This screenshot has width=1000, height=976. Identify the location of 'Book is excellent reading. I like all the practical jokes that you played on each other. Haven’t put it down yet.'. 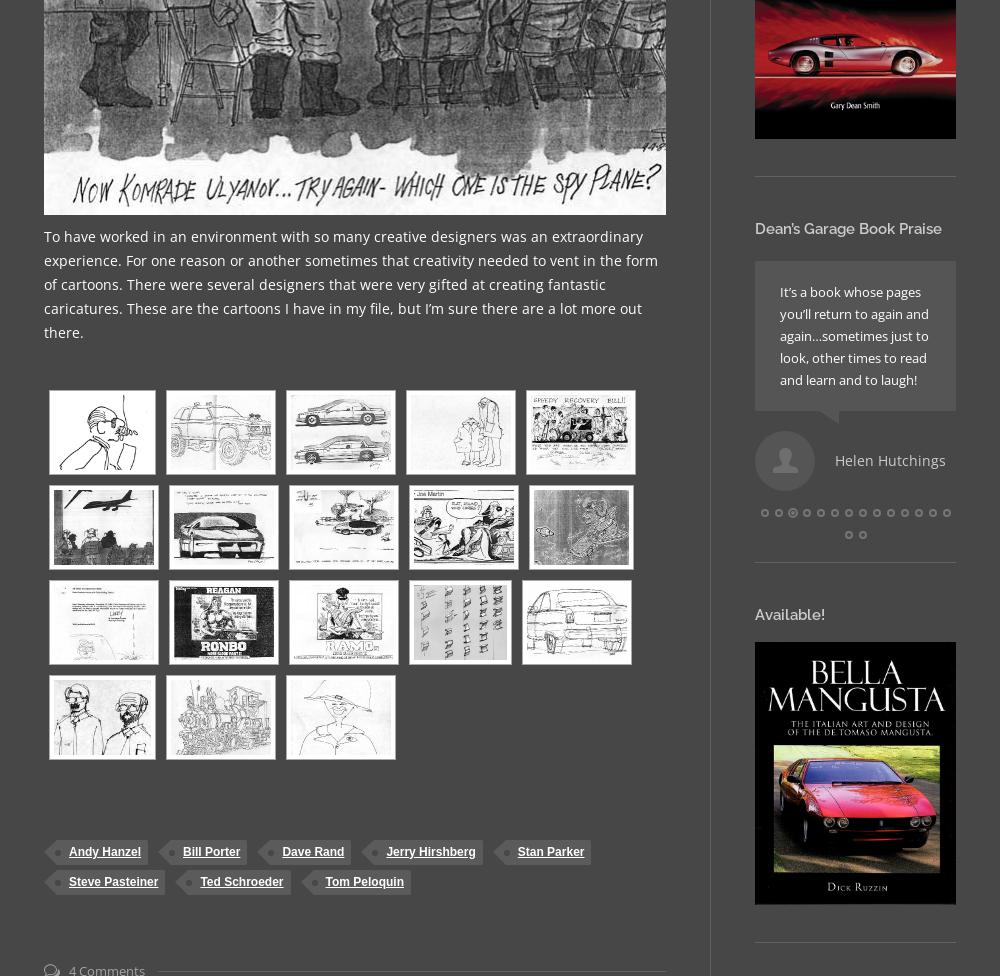
(437, 334).